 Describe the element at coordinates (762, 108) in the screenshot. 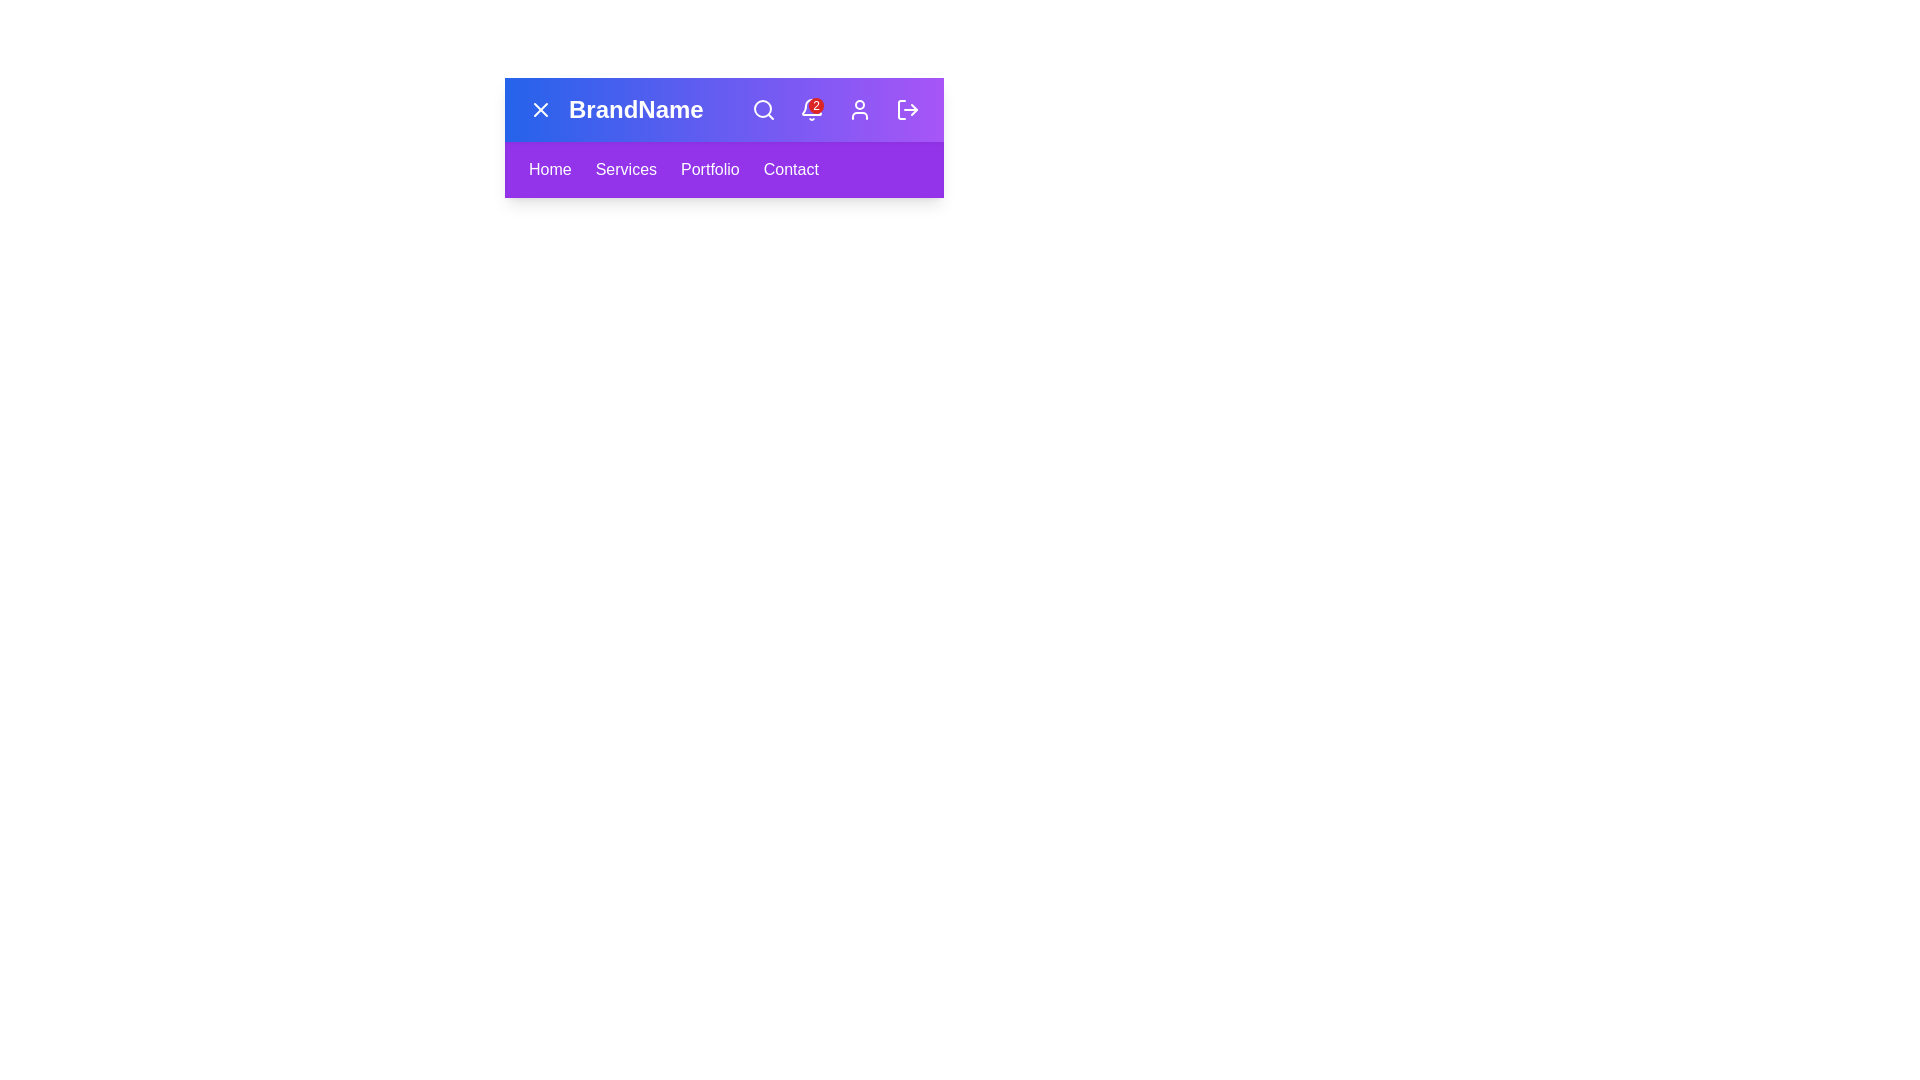

I see `the circular lens representation of the magnifying glass in the search icon located in the top navigation bar` at that location.